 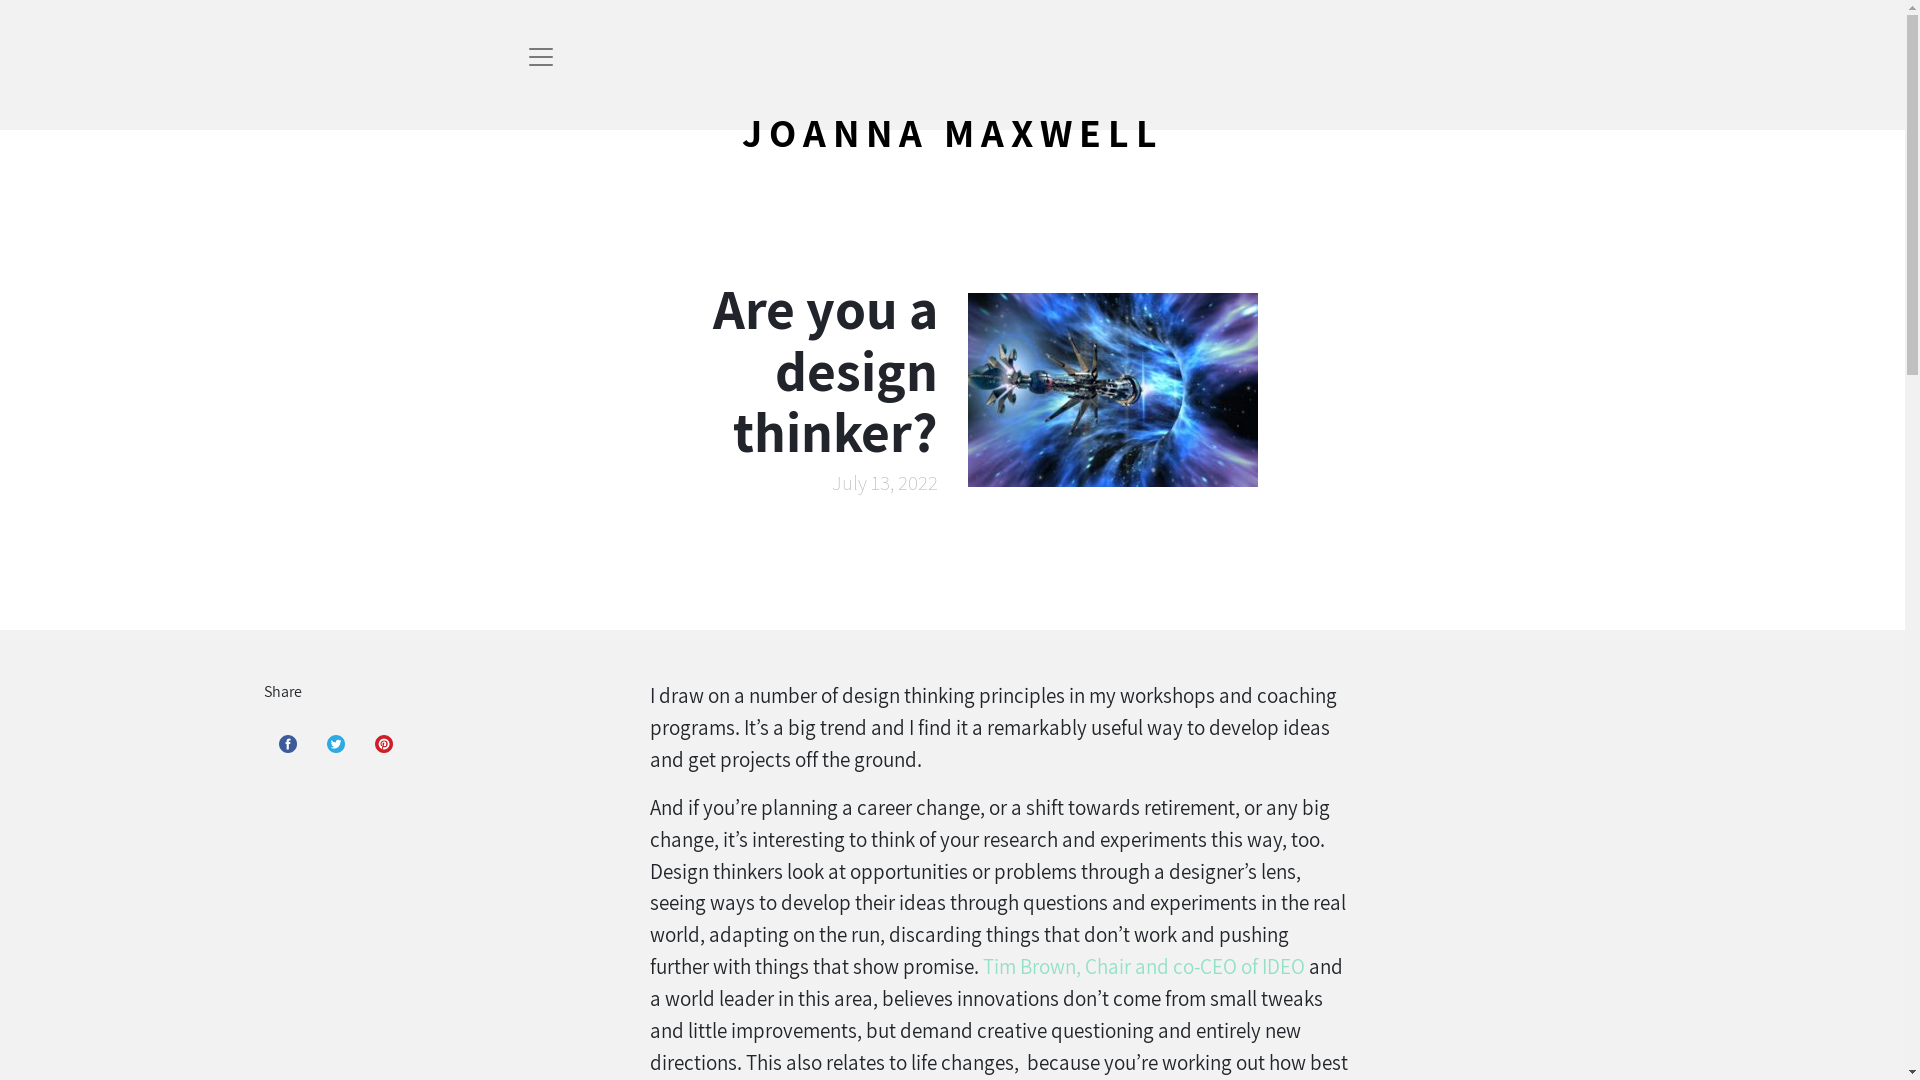 What do you see at coordinates (287, 744) in the screenshot?
I see `'facebook'` at bounding box center [287, 744].